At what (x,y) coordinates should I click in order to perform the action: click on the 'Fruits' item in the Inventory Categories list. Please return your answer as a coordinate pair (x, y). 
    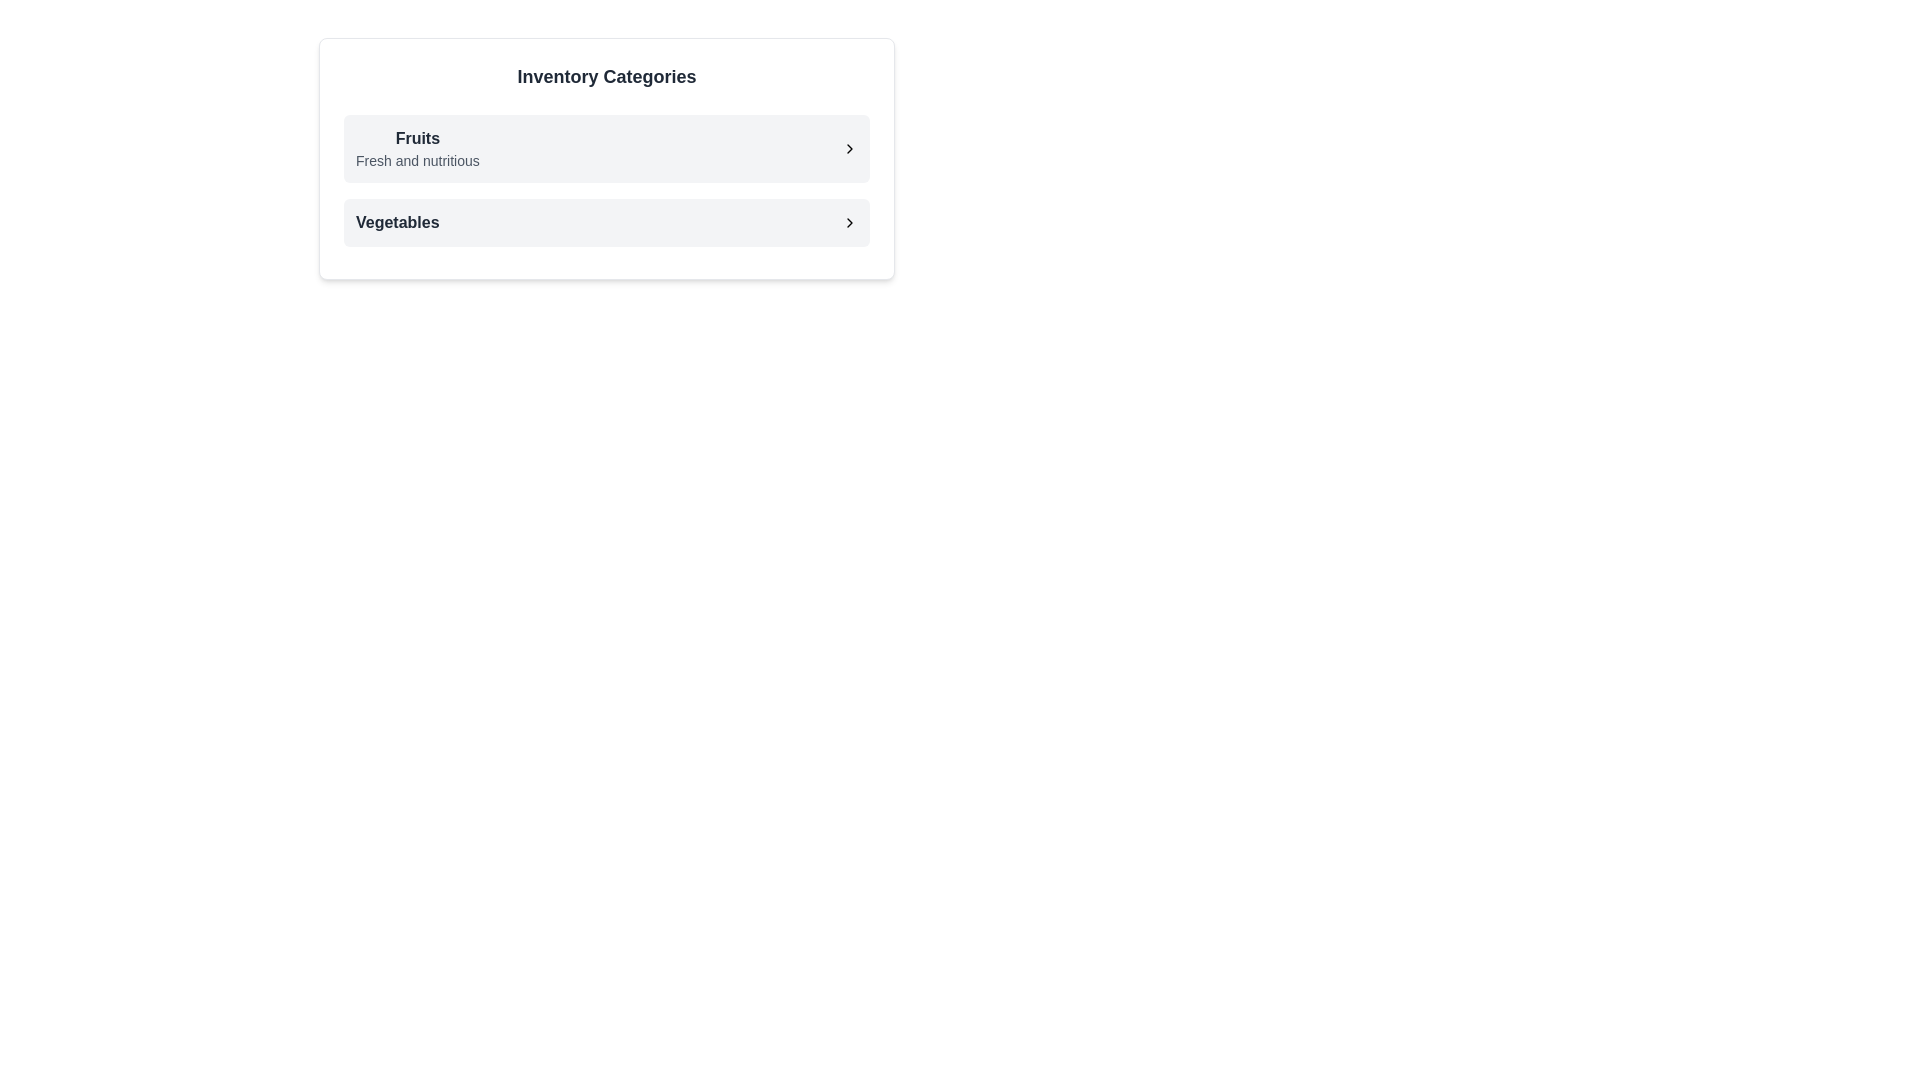
    Looking at the image, I should click on (605, 181).